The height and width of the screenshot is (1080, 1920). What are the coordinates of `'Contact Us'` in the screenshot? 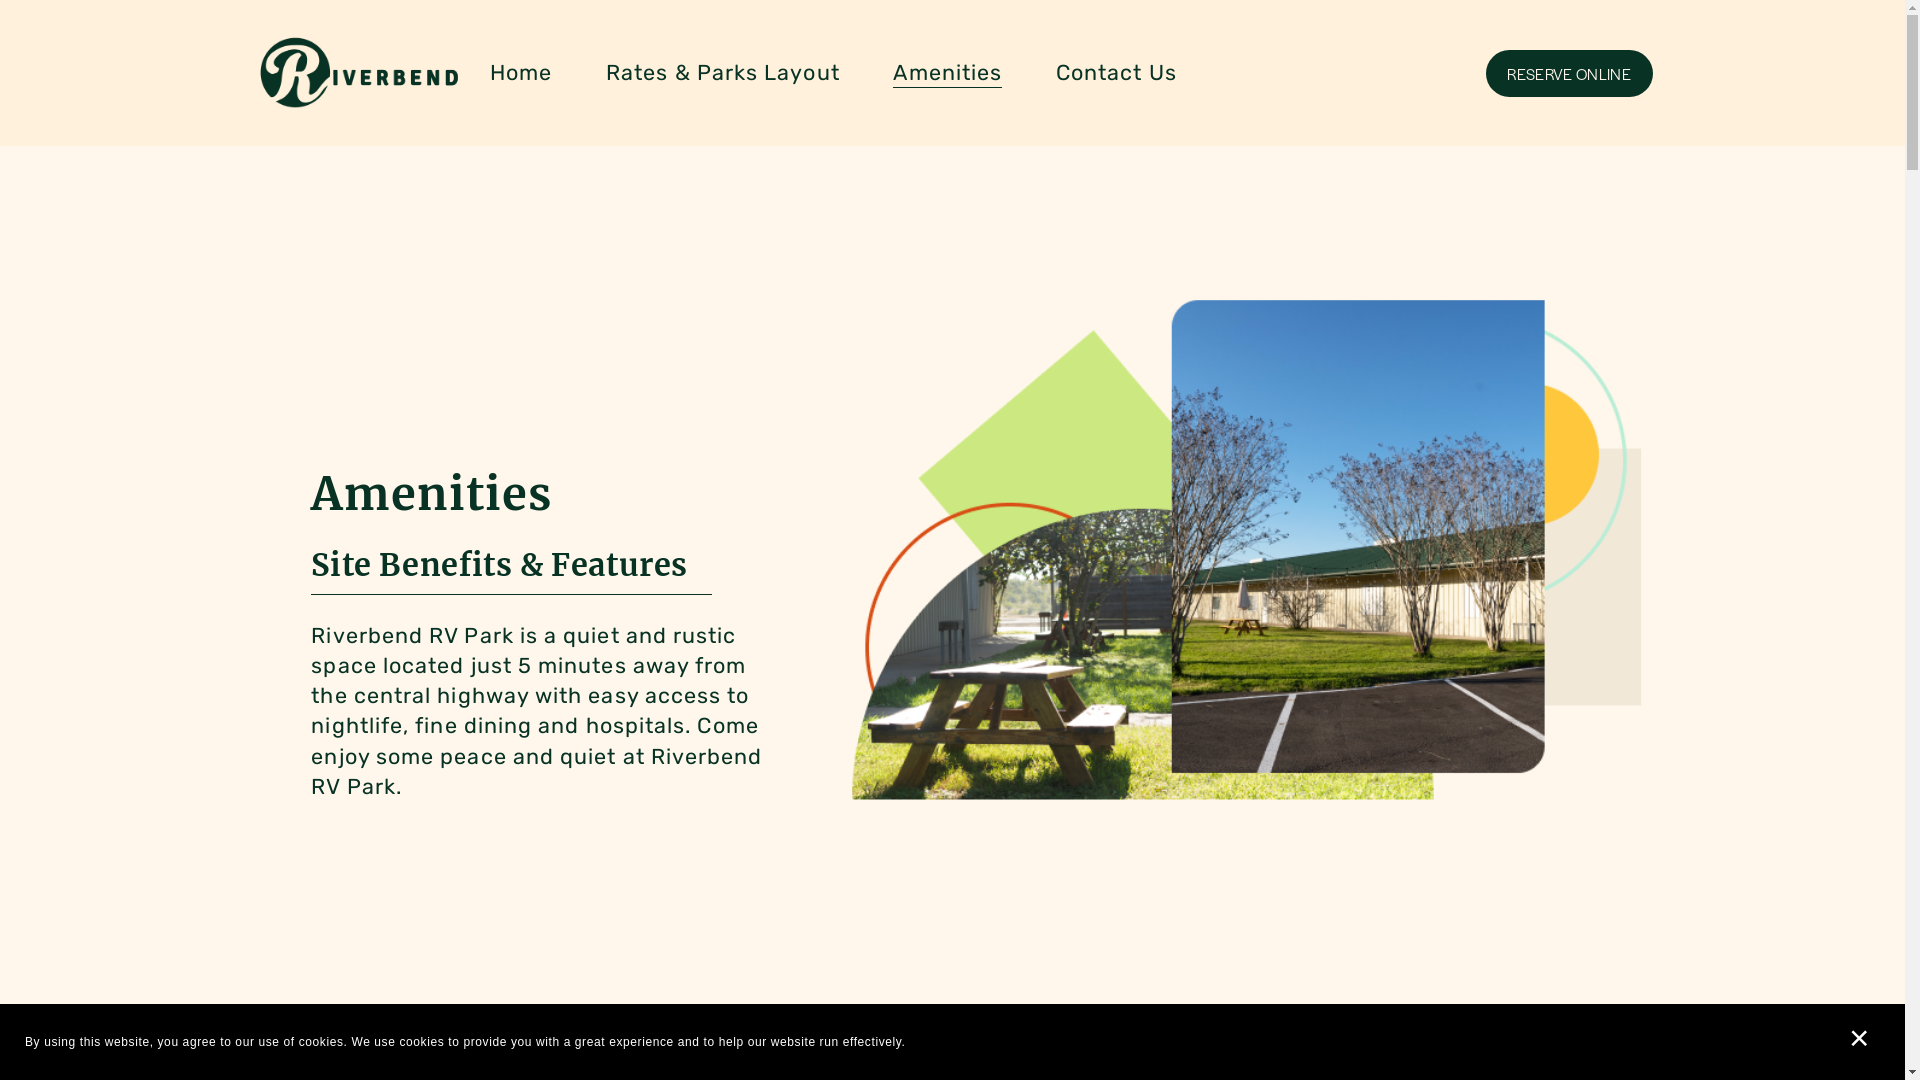 It's located at (1115, 72).